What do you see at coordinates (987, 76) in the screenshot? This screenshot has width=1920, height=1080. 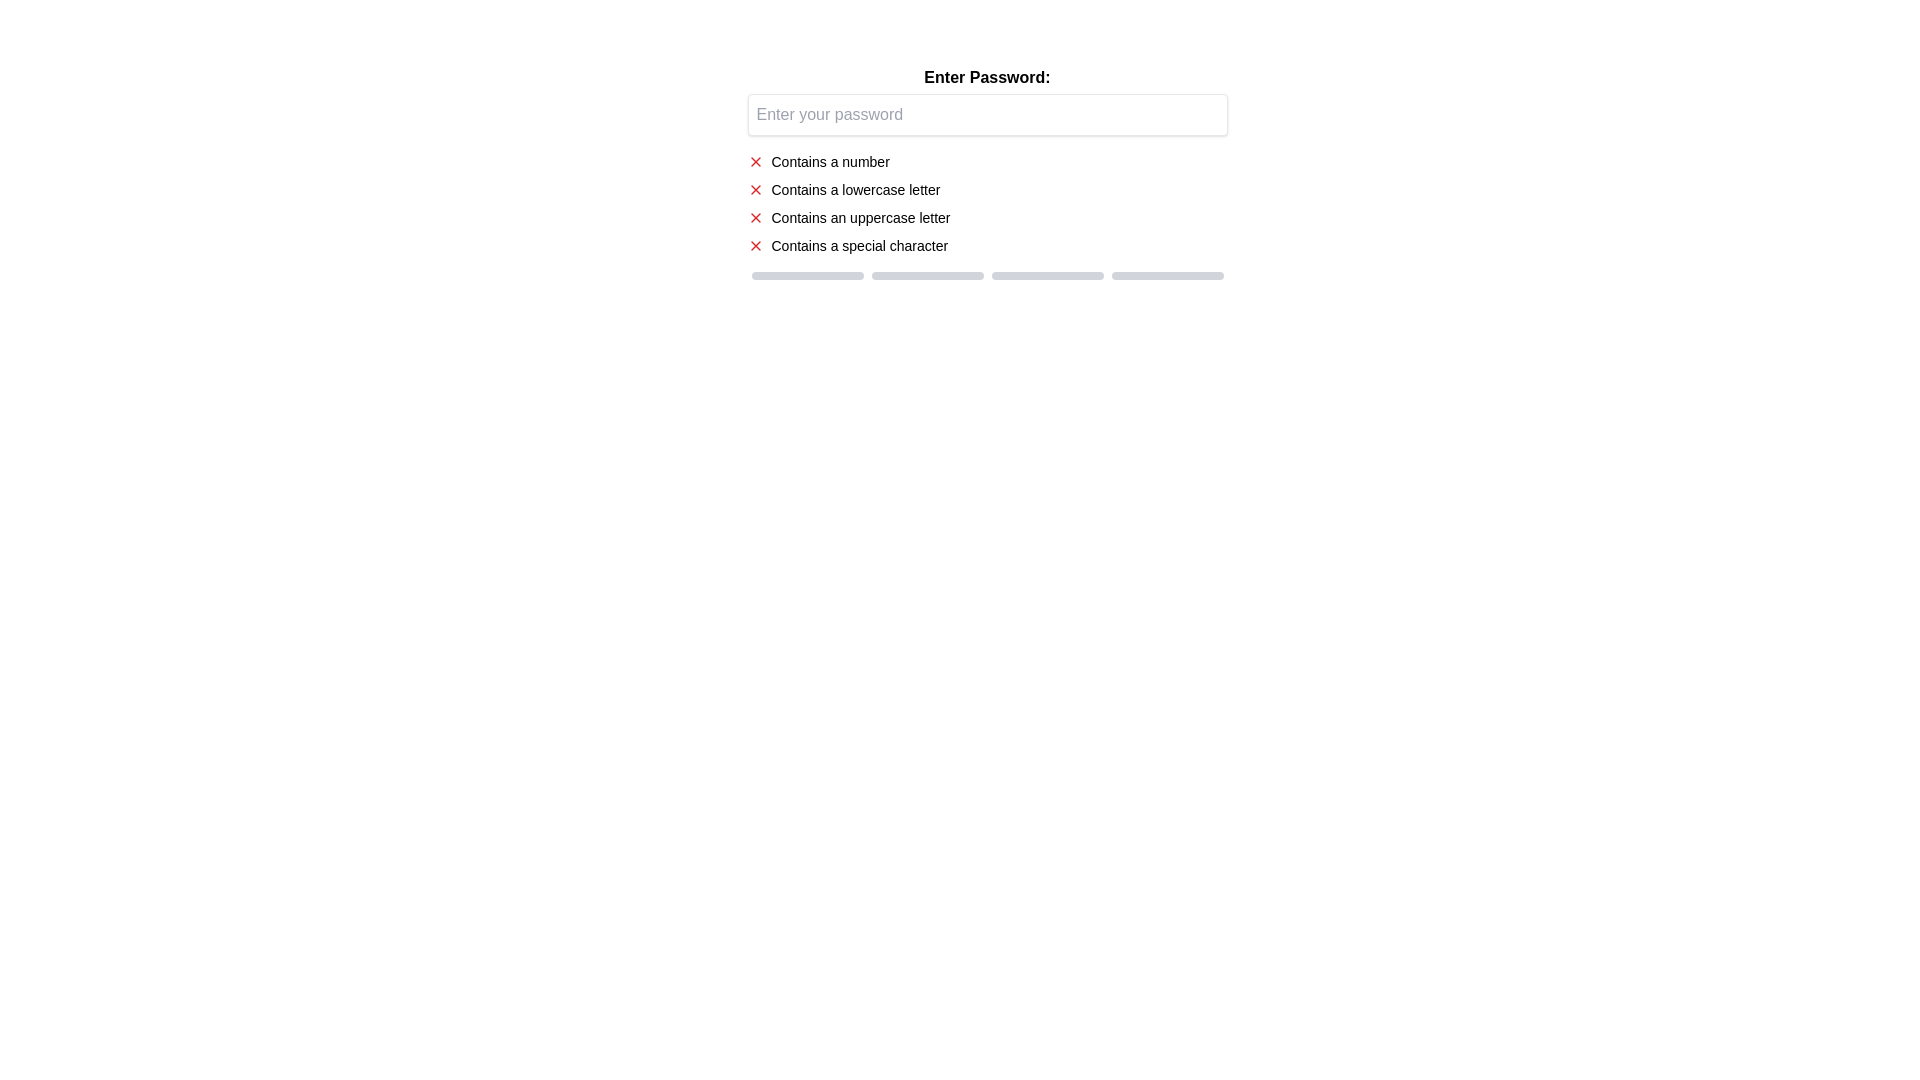 I see `text from the bold label 'Enter Password:' which serves as a header for the password input field below it` at bounding box center [987, 76].